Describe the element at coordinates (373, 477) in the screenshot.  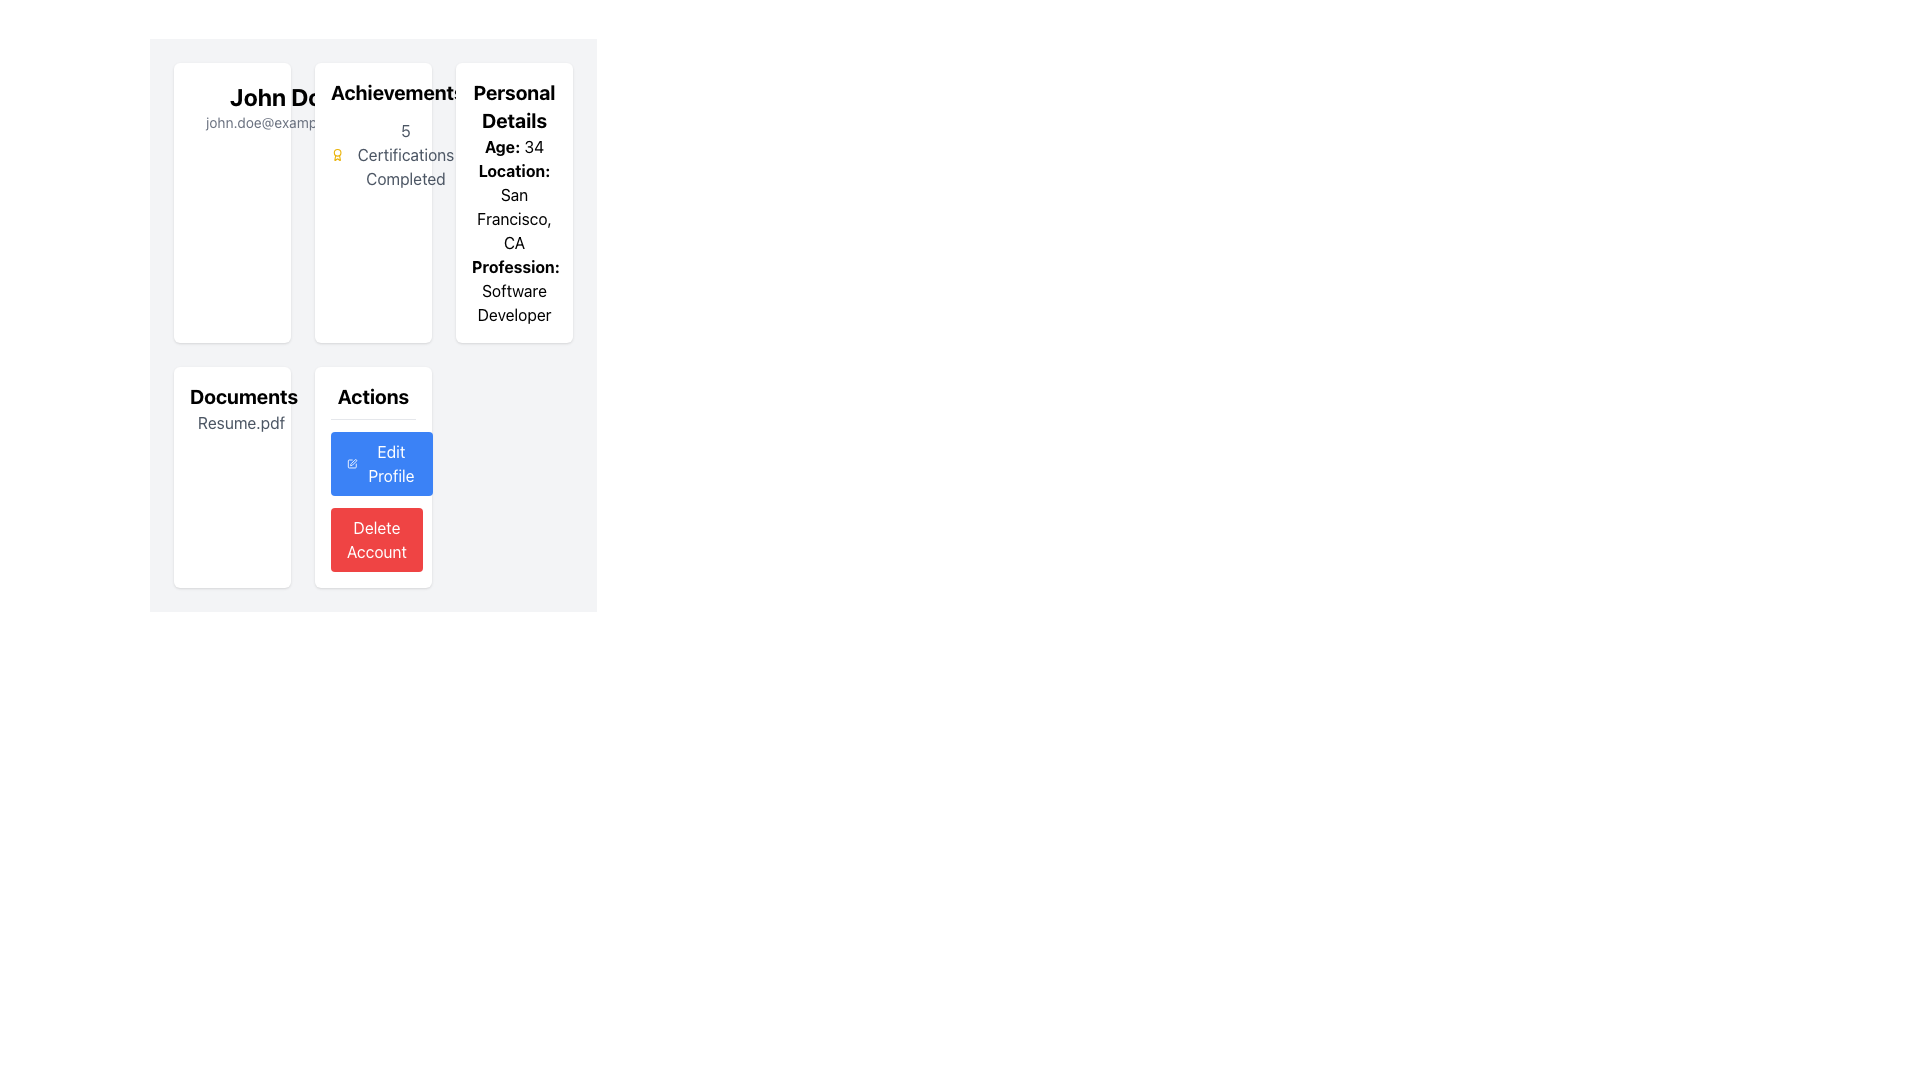
I see `the buttons in the 'Actions' card, which contains 'Edit Profile' and 'Delete Account' buttons` at that location.